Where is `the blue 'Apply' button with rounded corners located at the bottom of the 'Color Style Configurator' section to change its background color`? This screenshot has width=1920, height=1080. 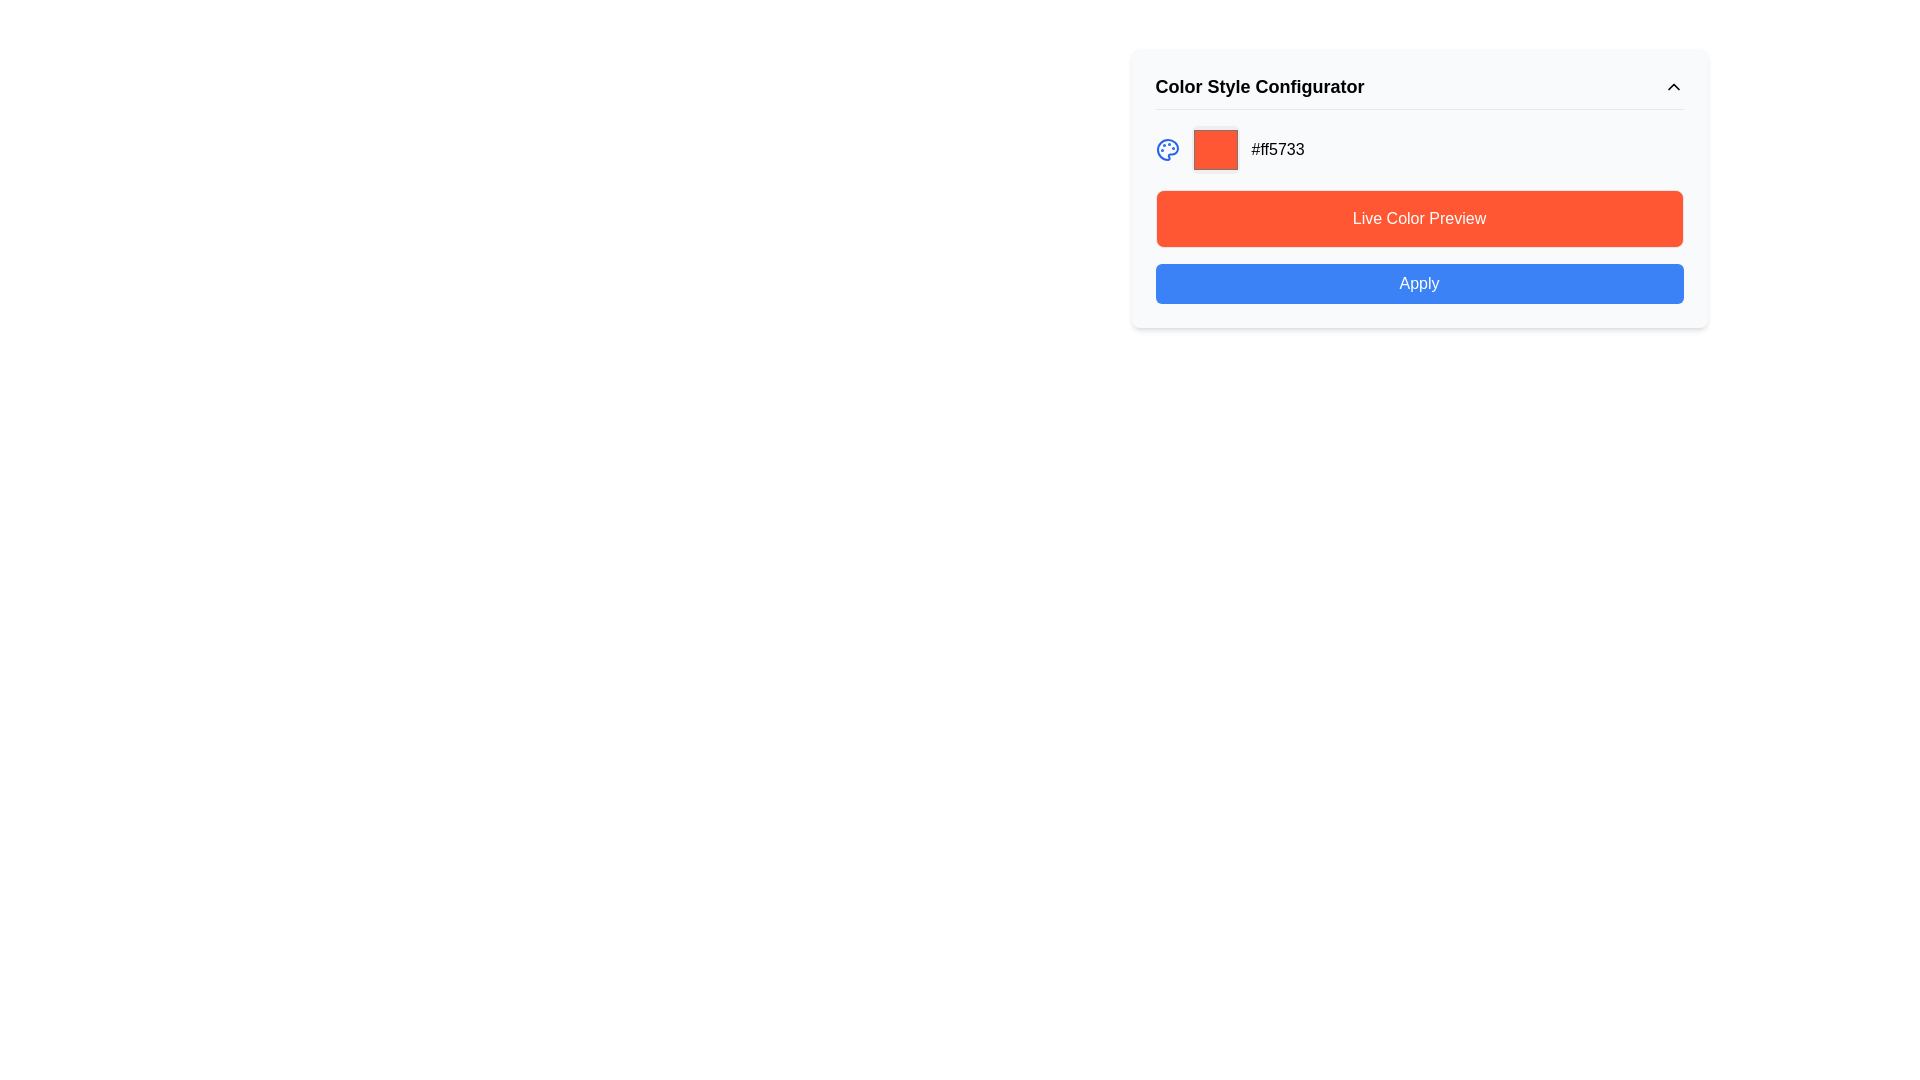 the blue 'Apply' button with rounded corners located at the bottom of the 'Color Style Configurator' section to change its background color is located at coordinates (1418, 284).